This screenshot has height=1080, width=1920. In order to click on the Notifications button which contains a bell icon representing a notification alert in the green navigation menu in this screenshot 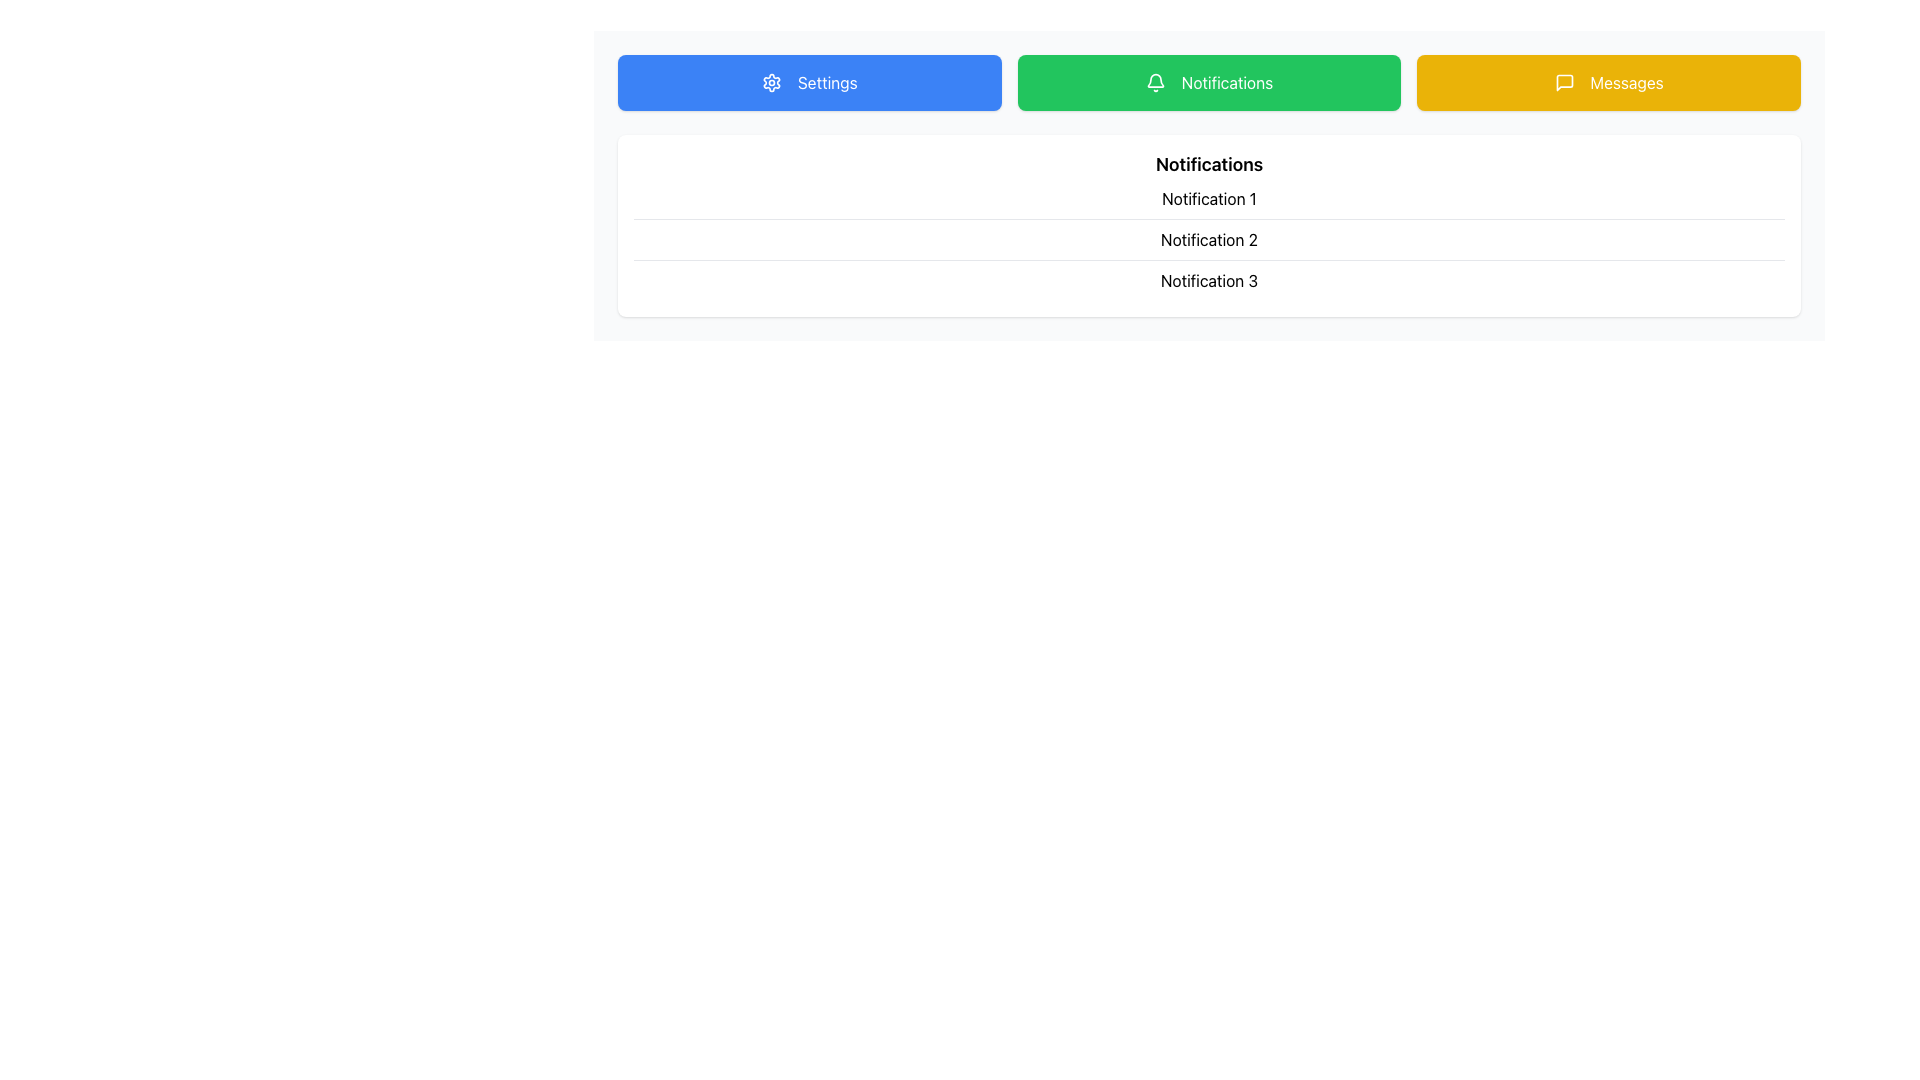, I will do `click(1155, 79)`.